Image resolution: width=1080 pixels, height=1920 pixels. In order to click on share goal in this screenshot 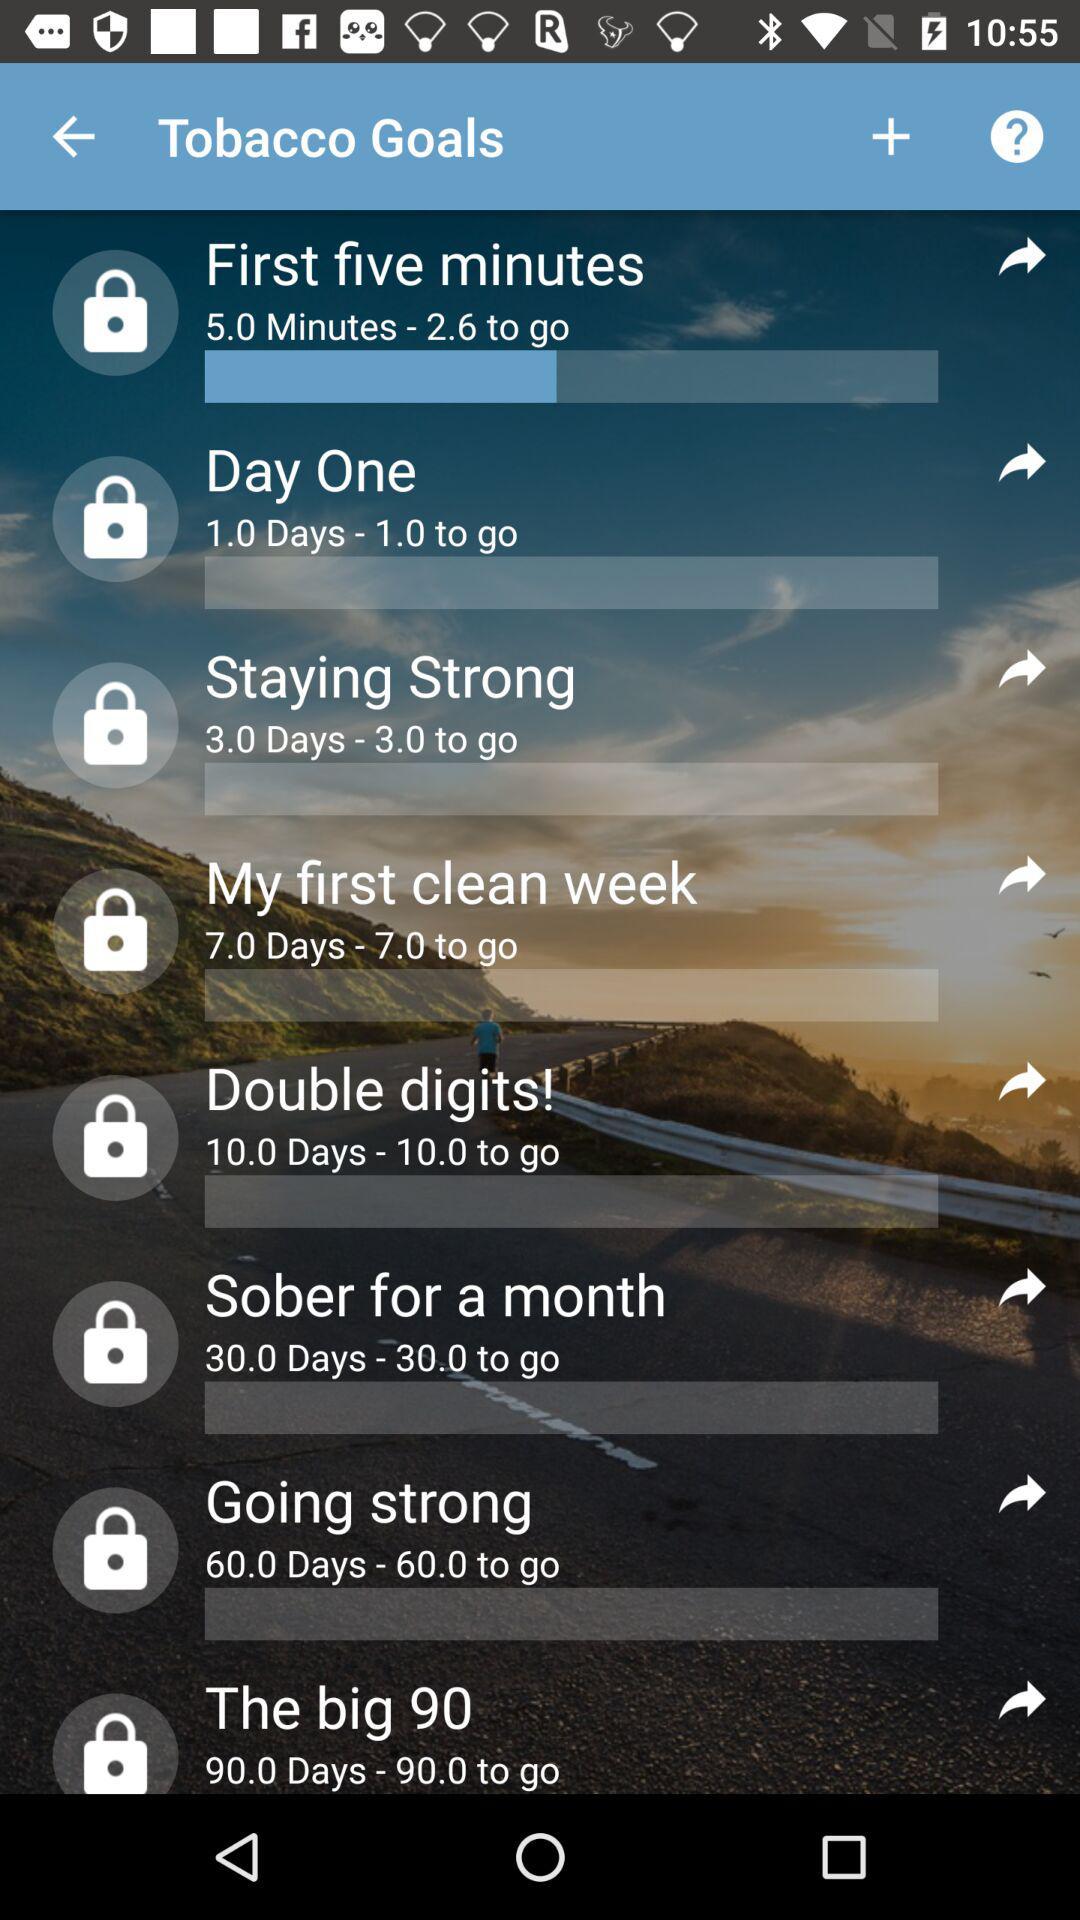, I will do `click(1022, 460)`.